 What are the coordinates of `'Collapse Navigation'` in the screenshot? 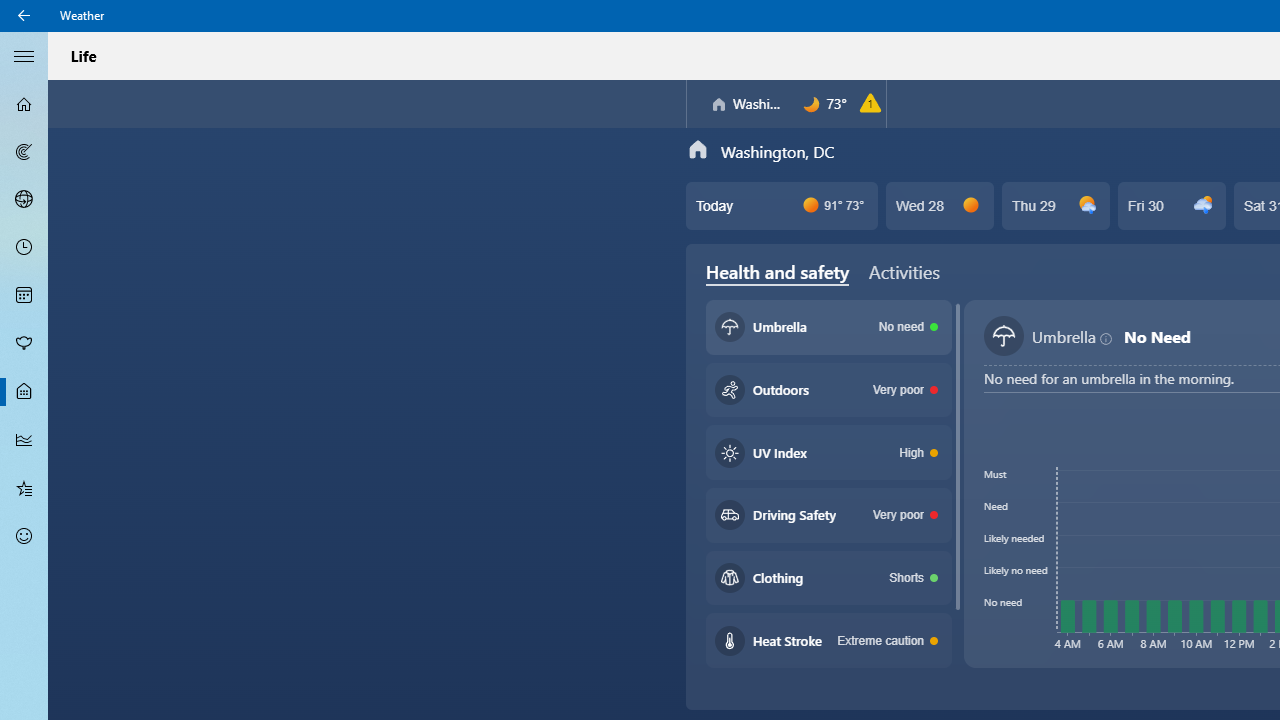 It's located at (24, 54).